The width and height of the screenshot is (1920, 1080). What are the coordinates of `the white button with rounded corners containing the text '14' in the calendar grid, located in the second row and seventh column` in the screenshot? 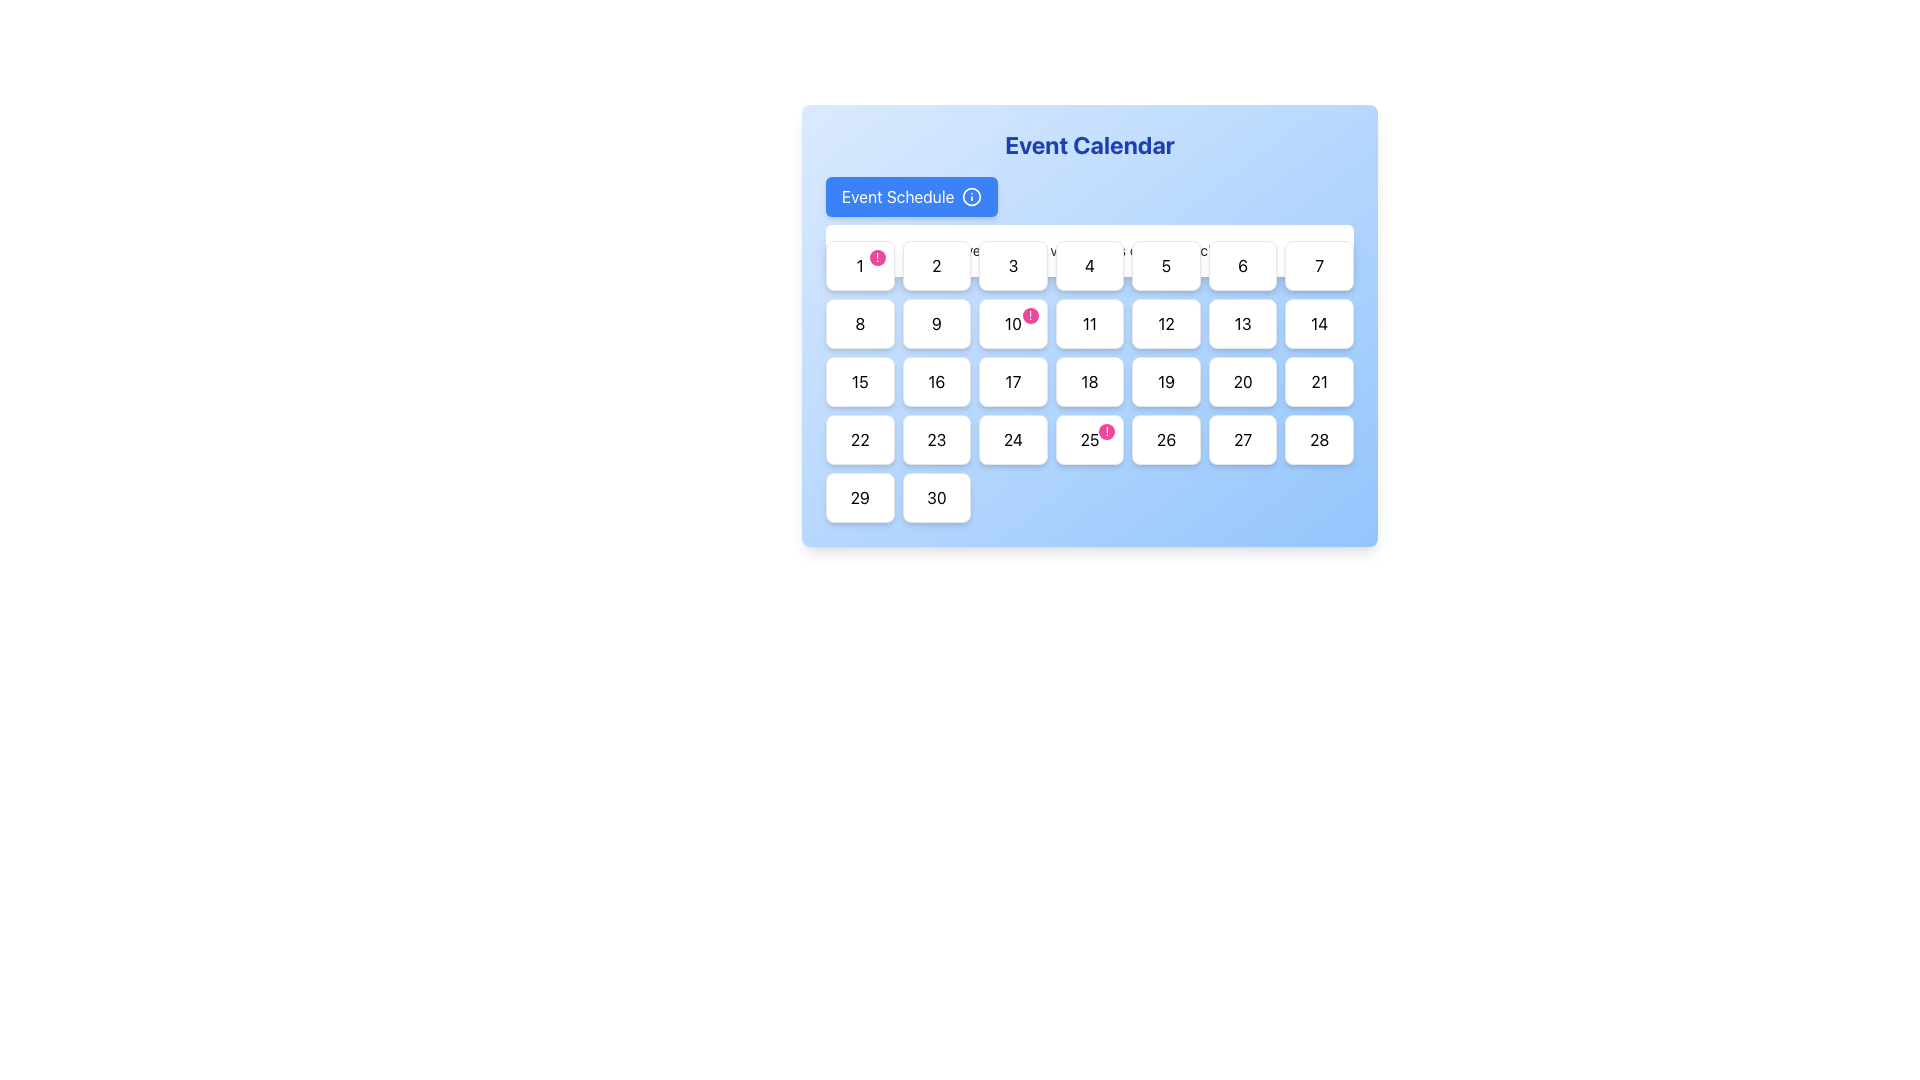 It's located at (1319, 323).